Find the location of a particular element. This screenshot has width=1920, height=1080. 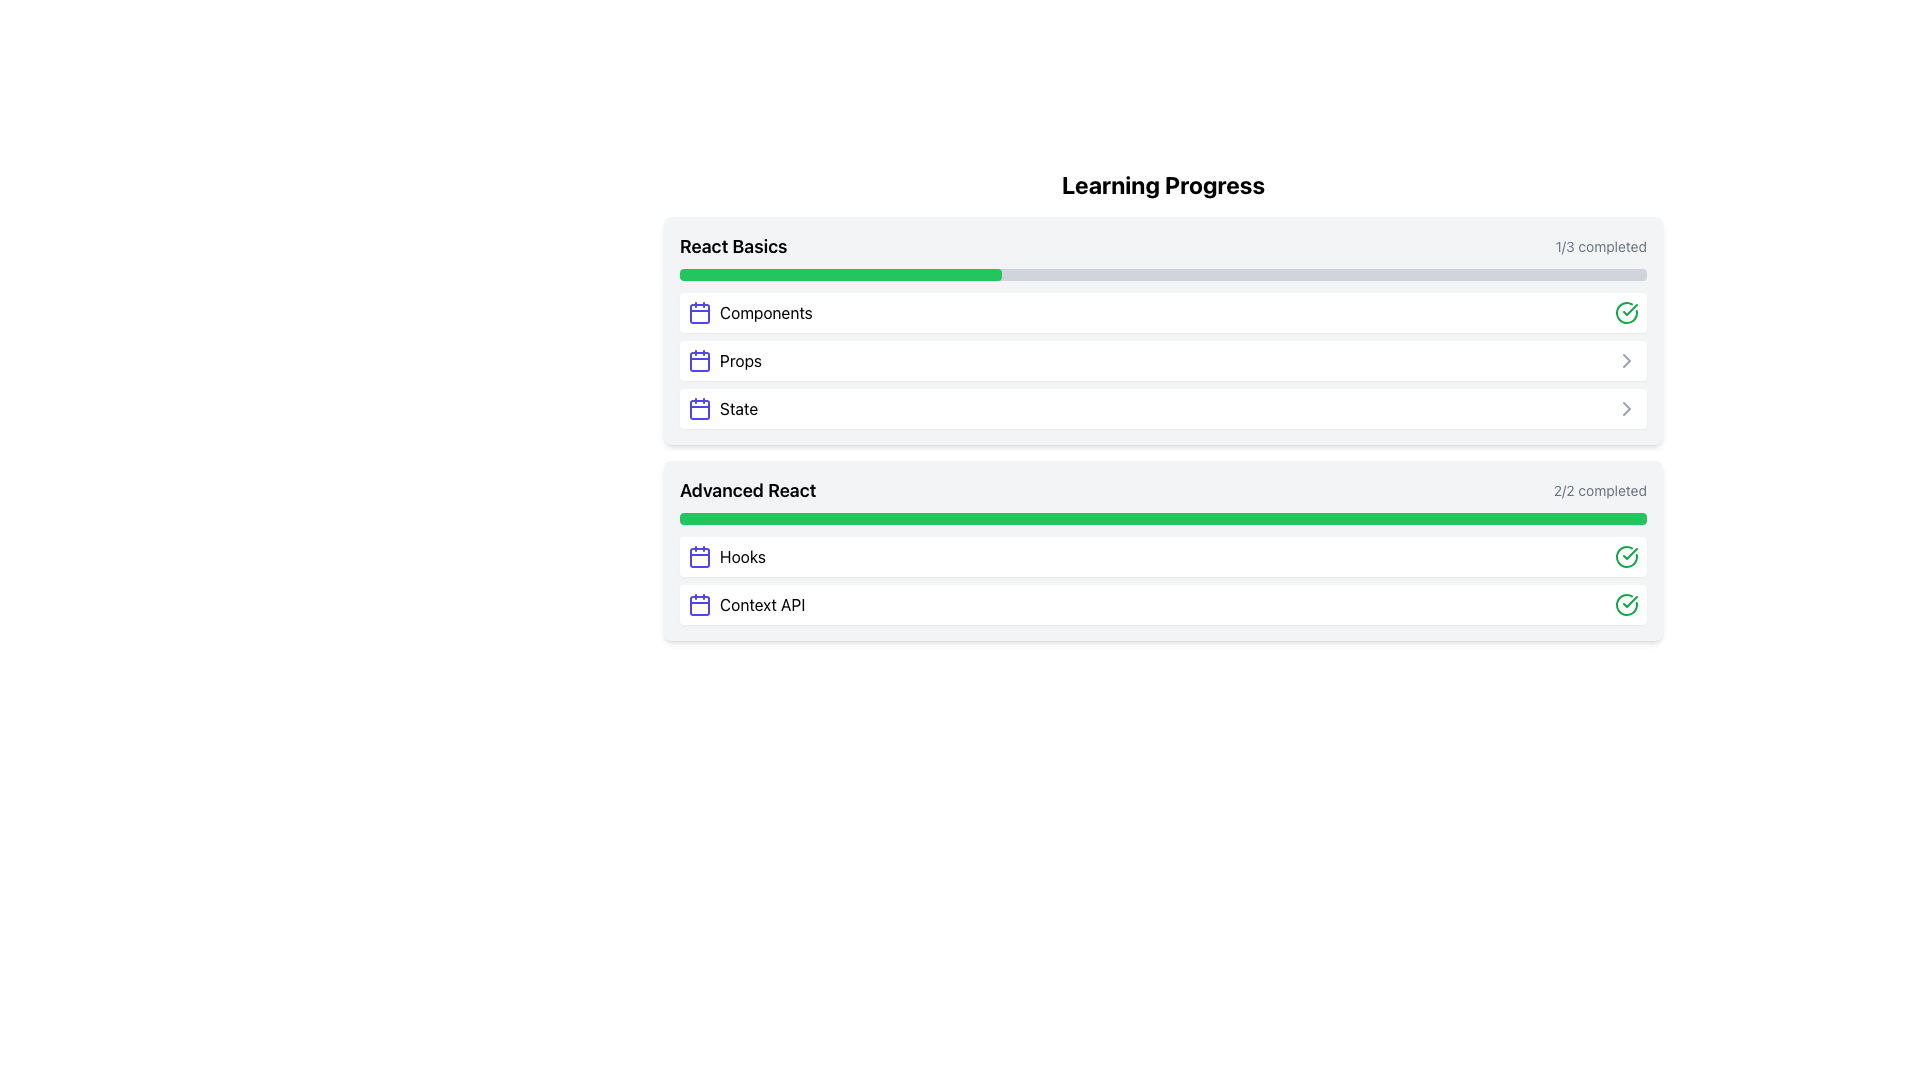

the Text Label that serves as the title for the 'Advanced React' learning module section, located to the left of the progress indicator is located at coordinates (747, 490).